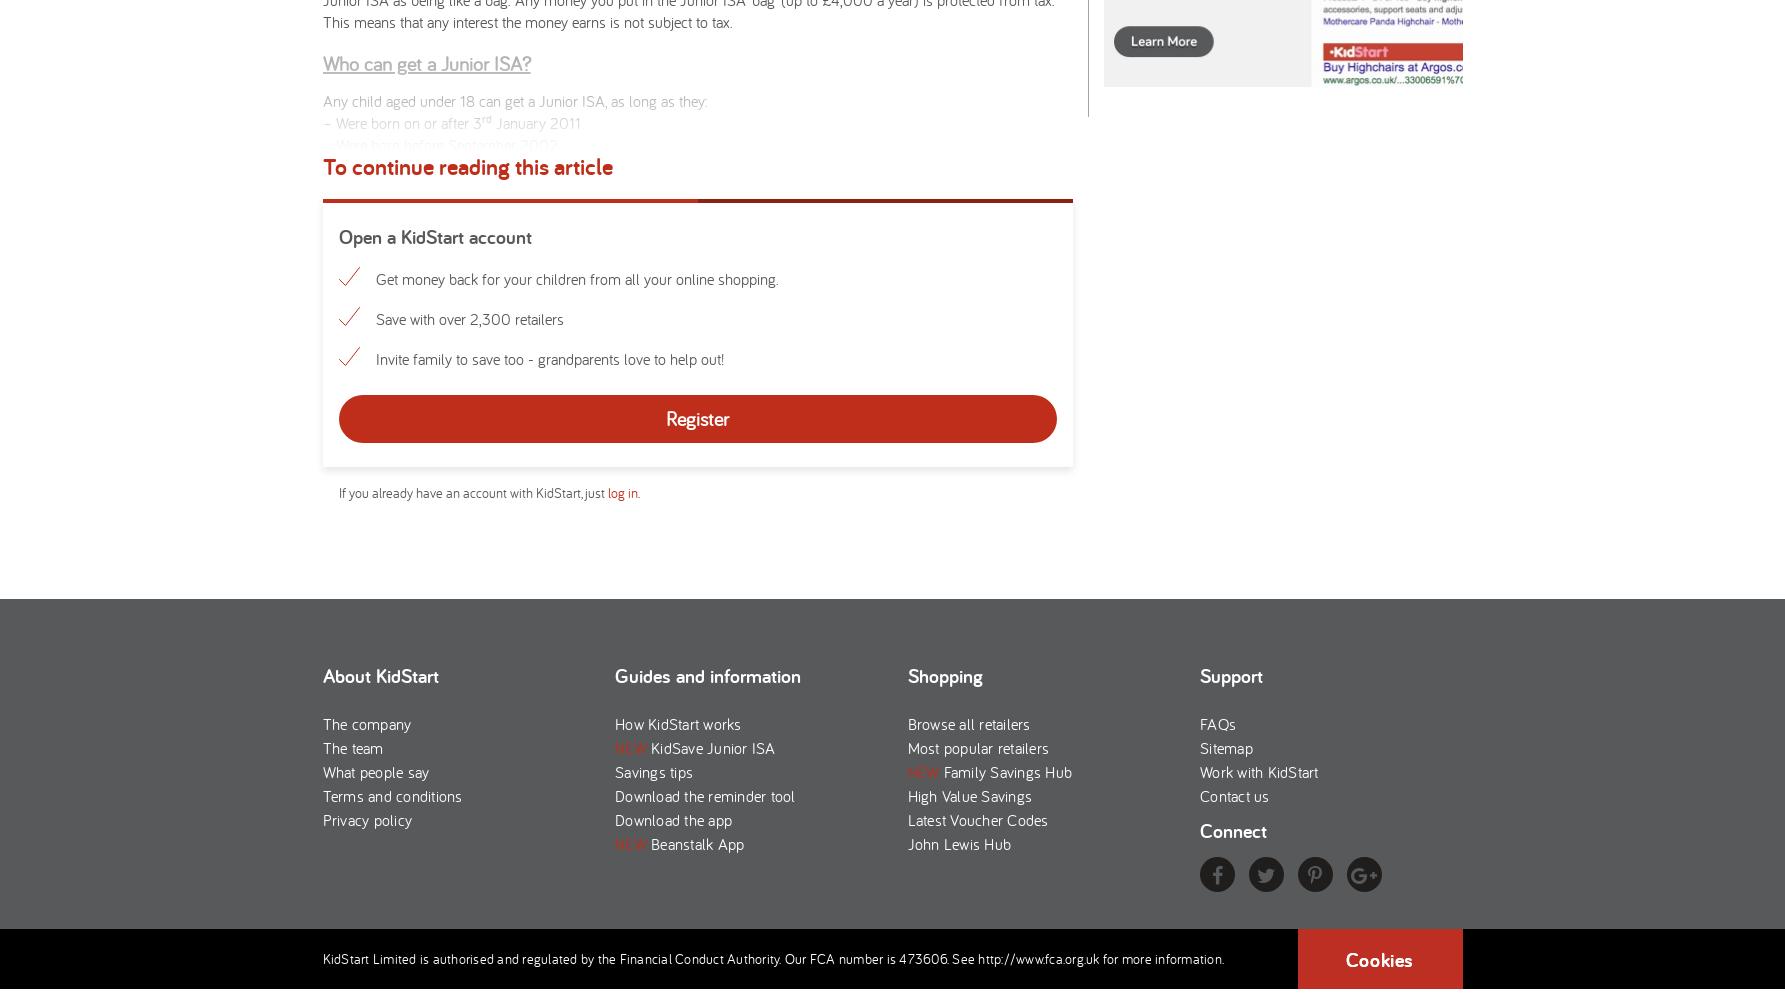 The width and height of the screenshot is (1785, 1000). Describe the element at coordinates (653, 771) in the screenshot. I see `'Savings tips'` at that location.